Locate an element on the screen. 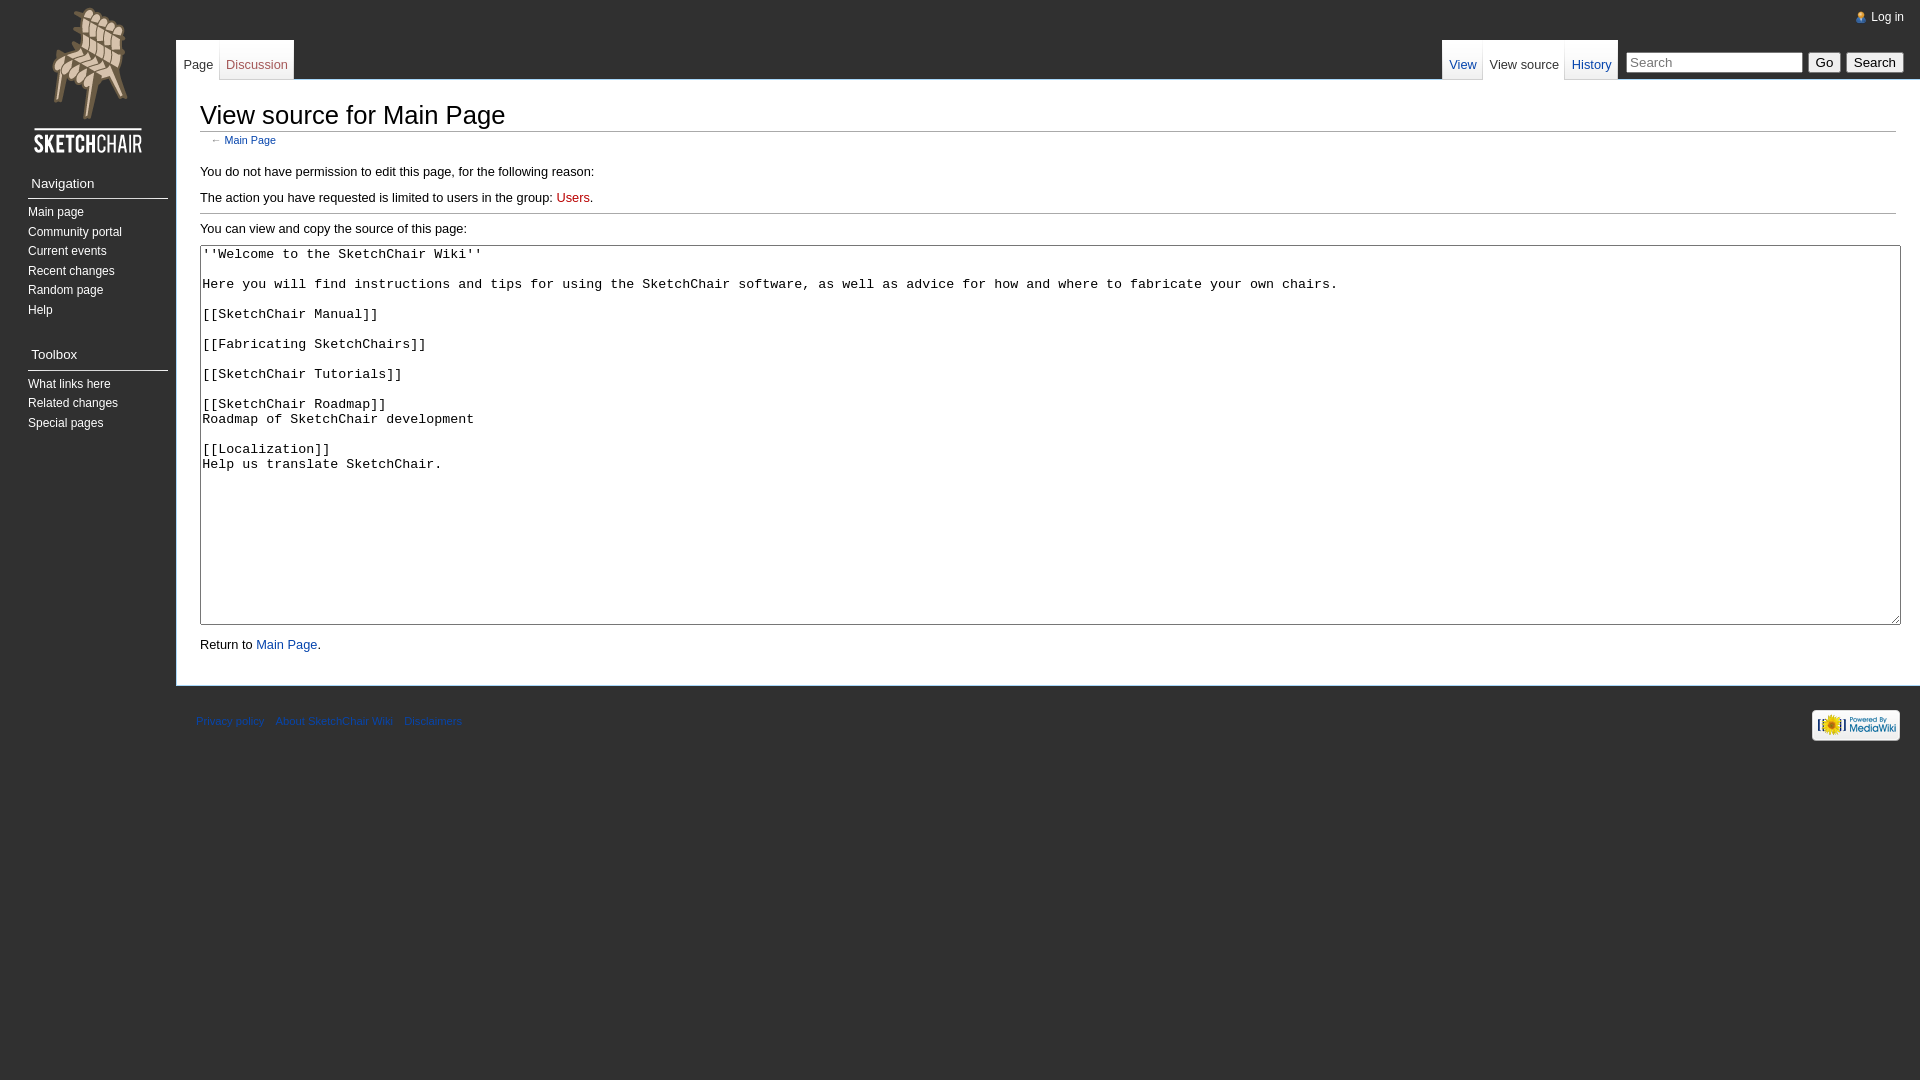 This screenshot has height=1080, width=1920. 'Page' is located at coordinates (177, 59).